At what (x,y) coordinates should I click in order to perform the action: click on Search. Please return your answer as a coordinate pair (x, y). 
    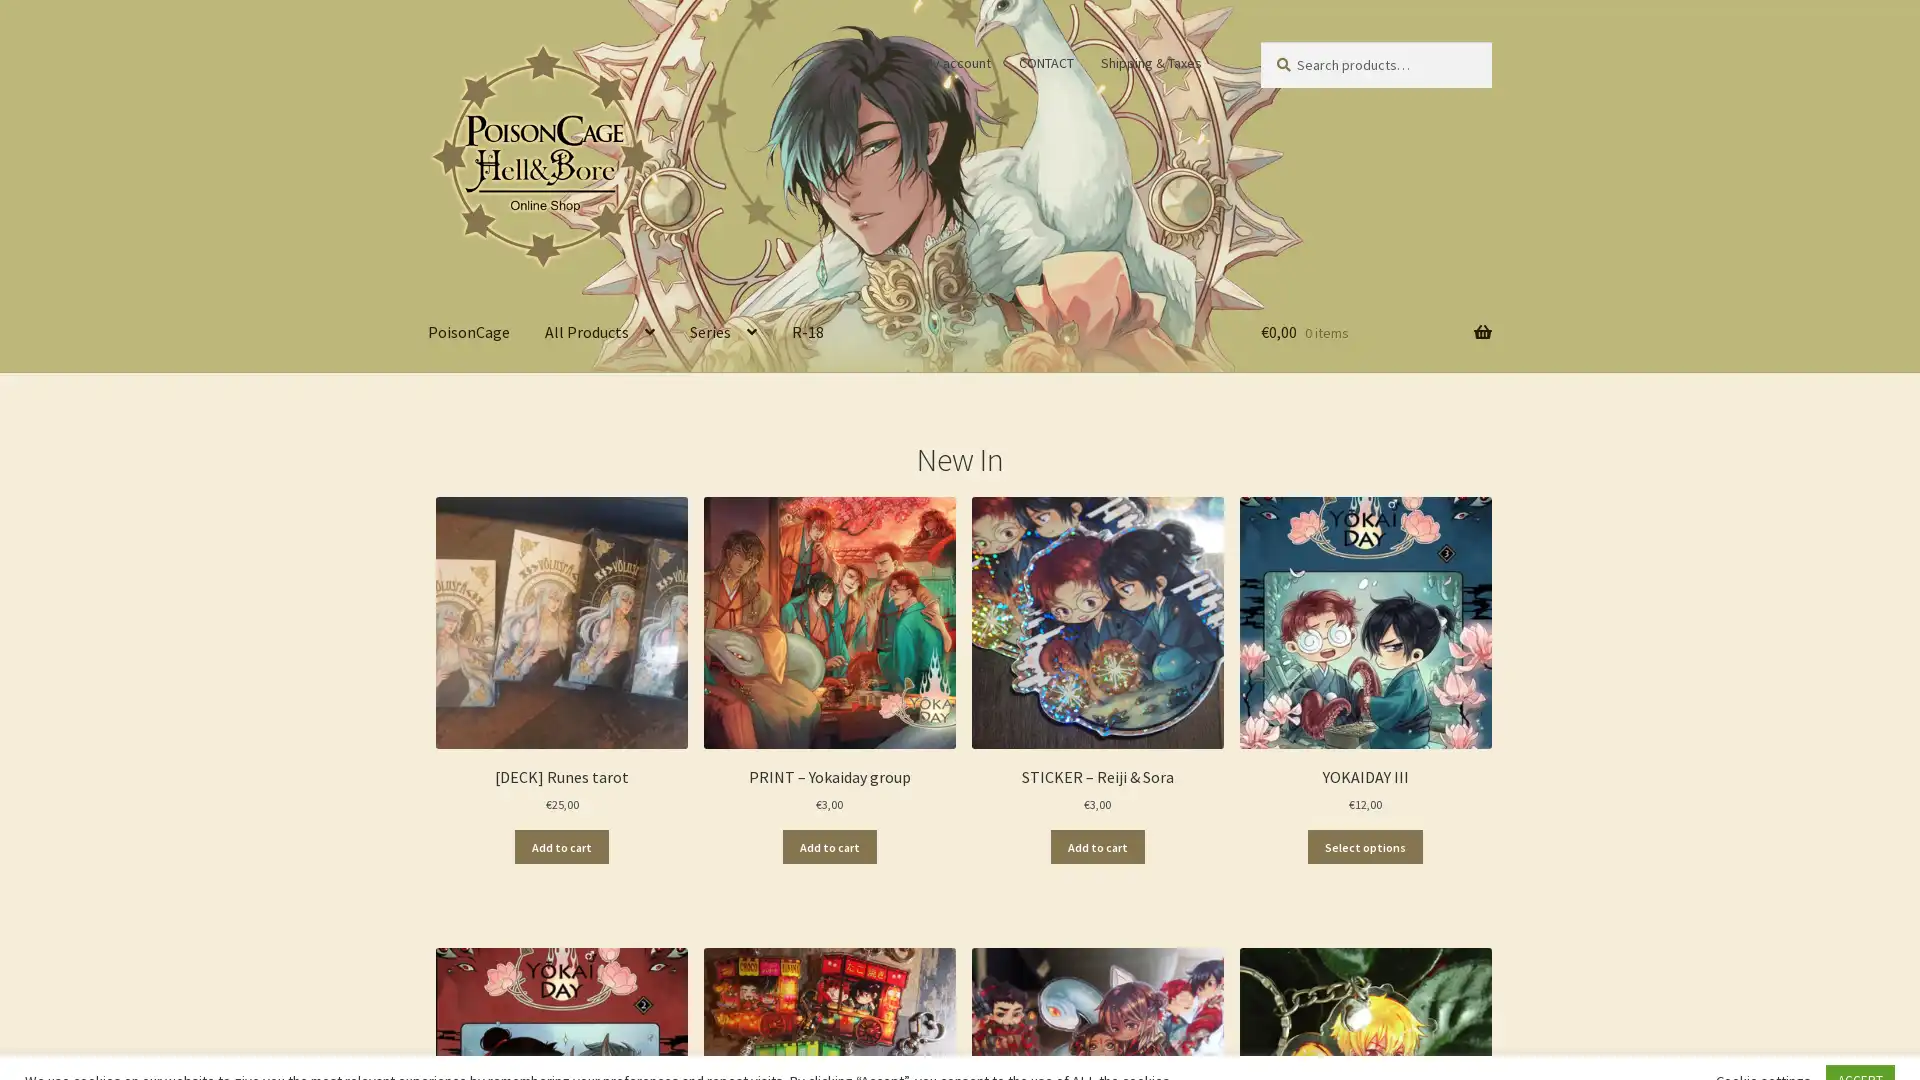
    Looking at the image, I should click on (1258, 40).